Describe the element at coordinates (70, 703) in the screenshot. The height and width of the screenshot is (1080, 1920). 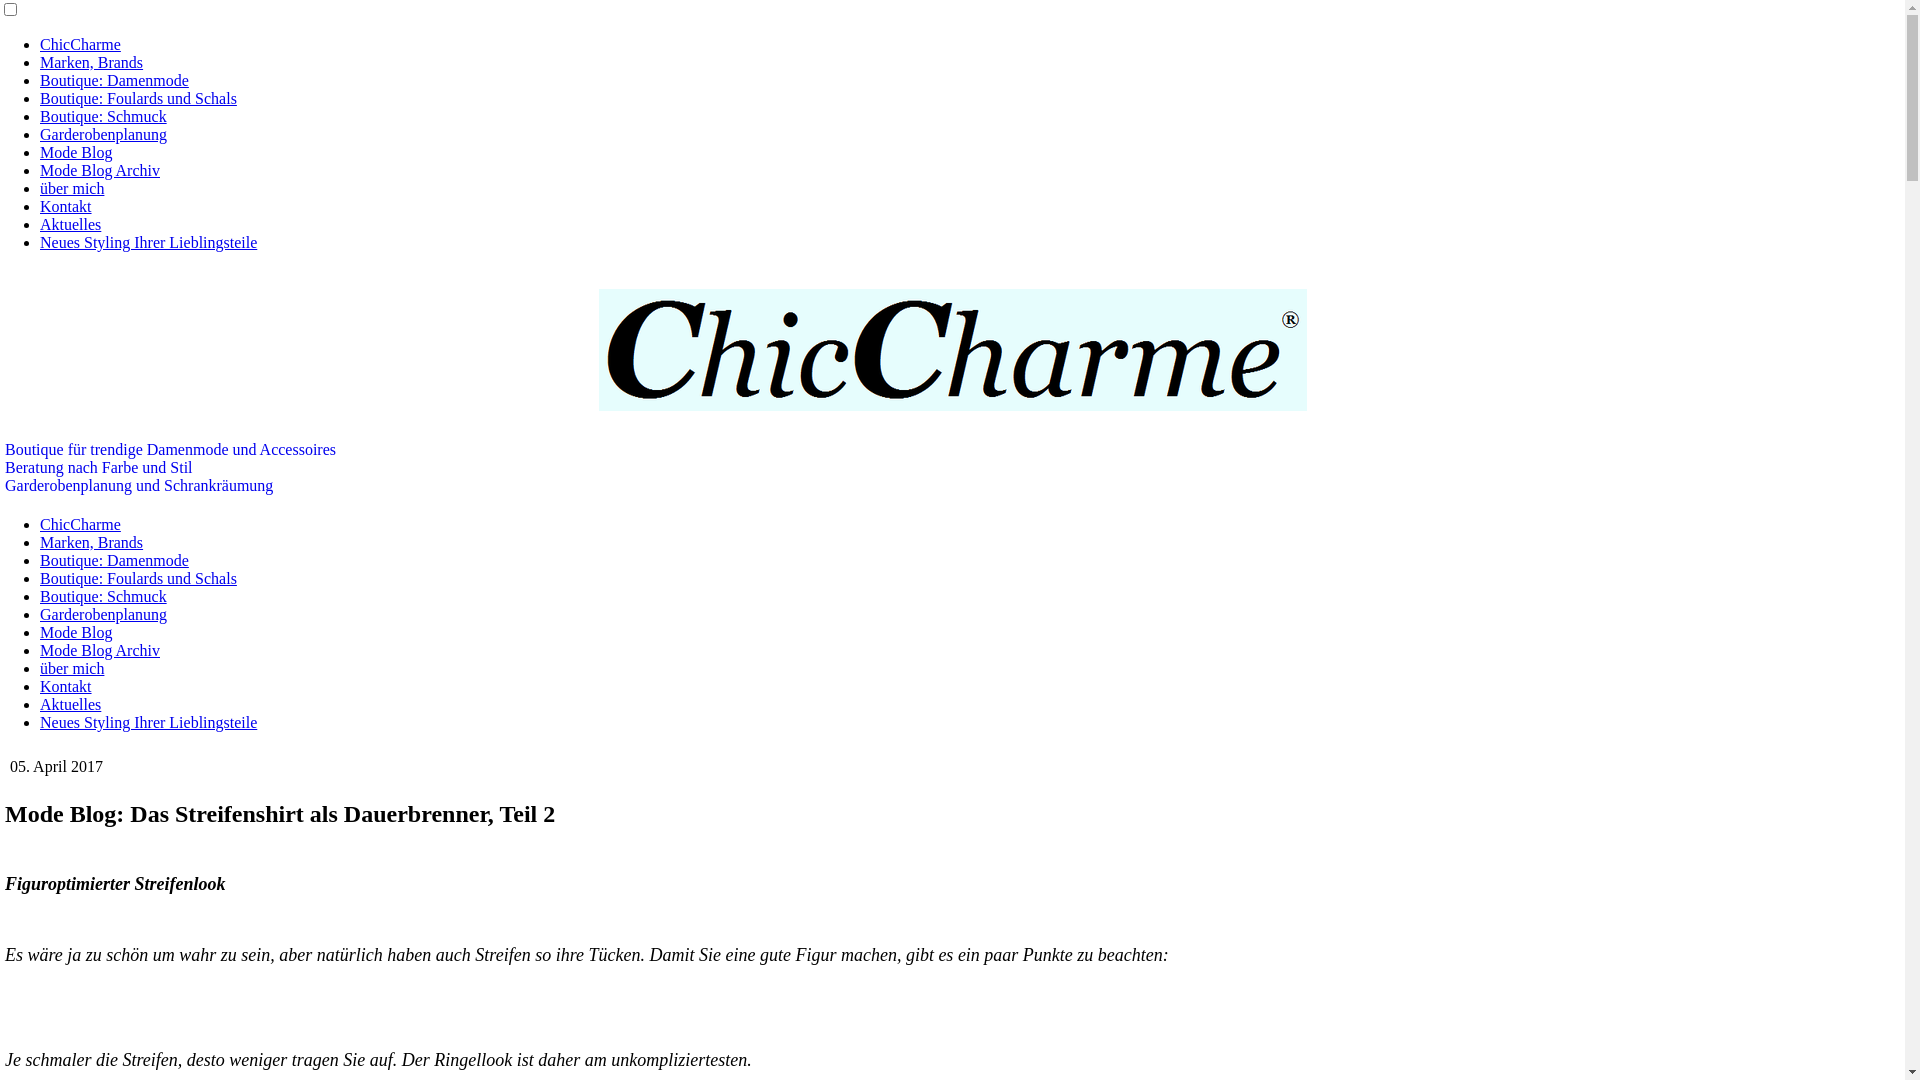
I see `'Aktuelles'` at that location.